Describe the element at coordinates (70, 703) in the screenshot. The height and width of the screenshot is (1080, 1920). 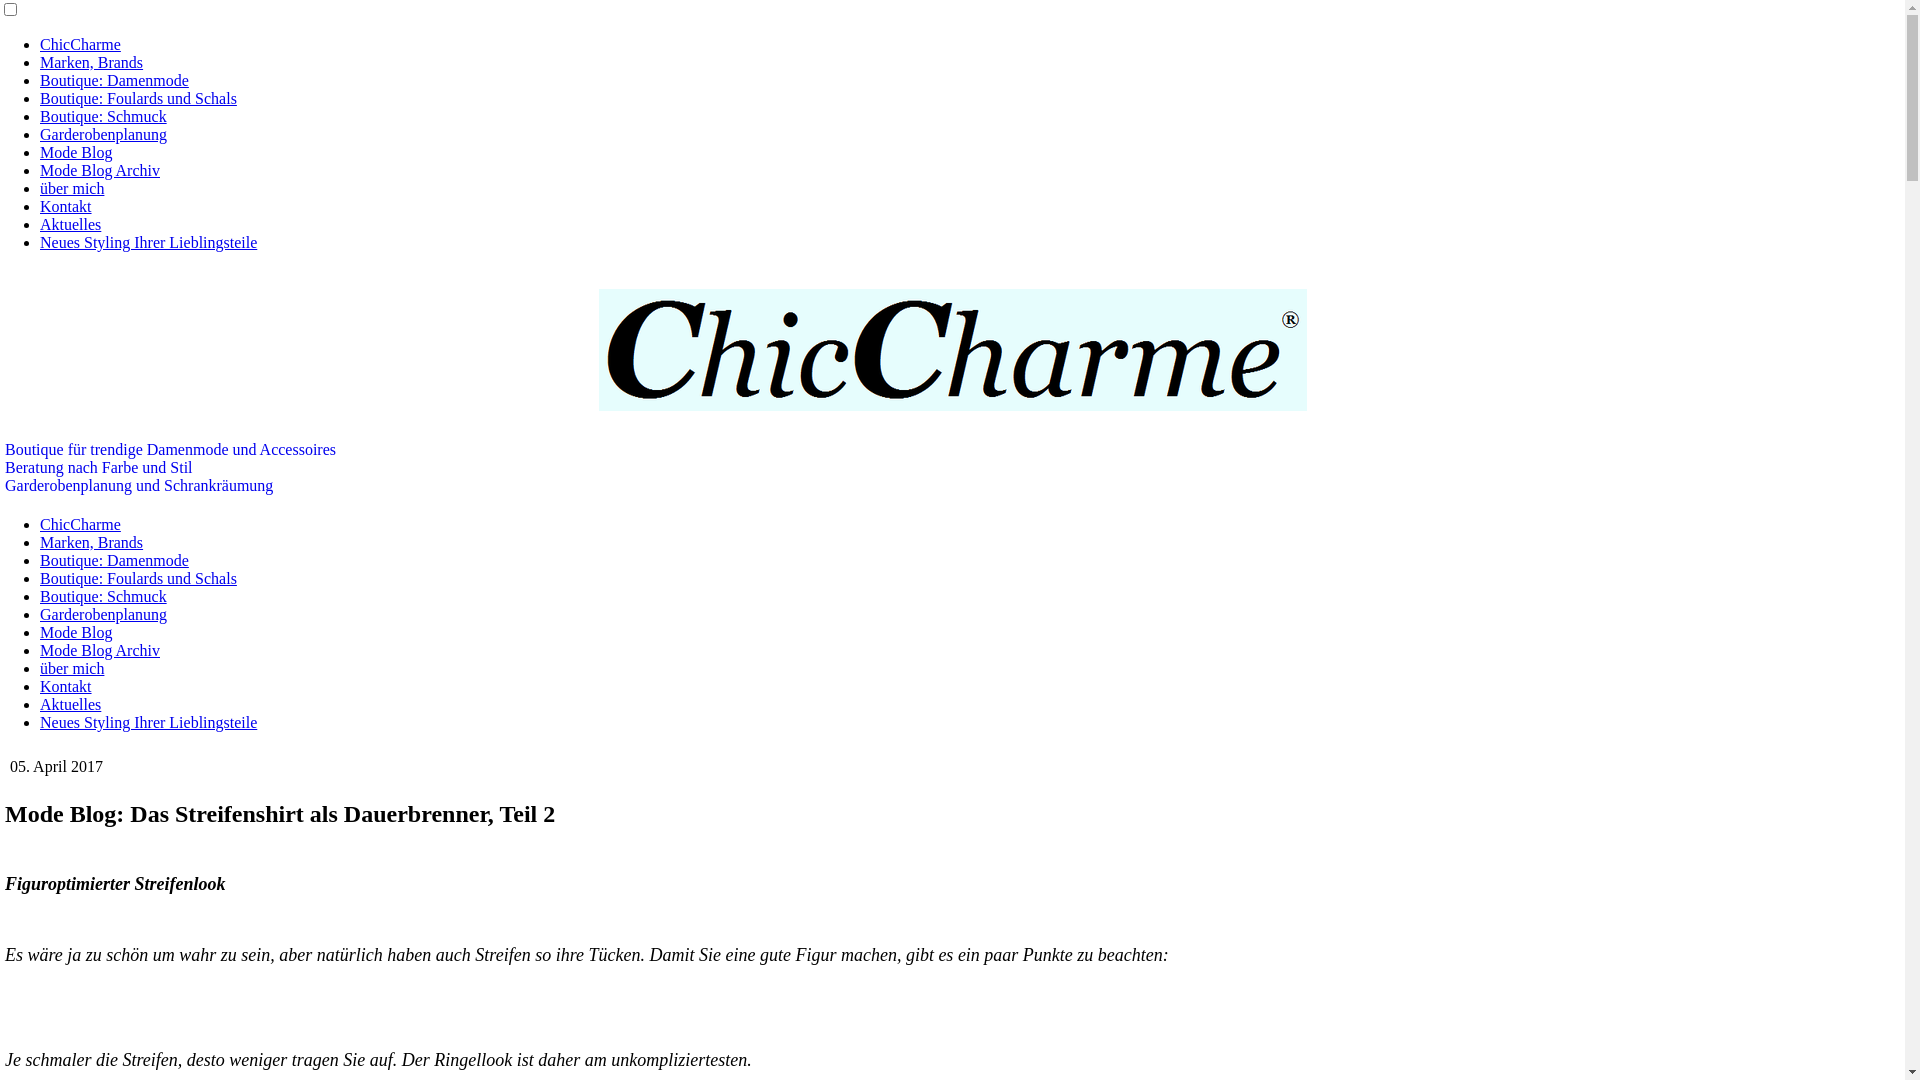
I see `'Aktuelles'` at that location.